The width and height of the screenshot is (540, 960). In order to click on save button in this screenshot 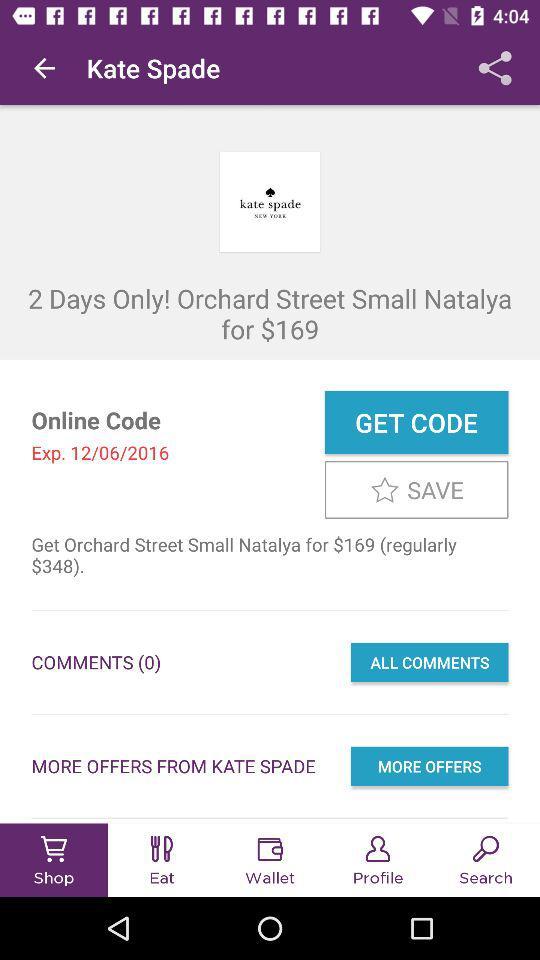, I will do `click(415, 488)`.